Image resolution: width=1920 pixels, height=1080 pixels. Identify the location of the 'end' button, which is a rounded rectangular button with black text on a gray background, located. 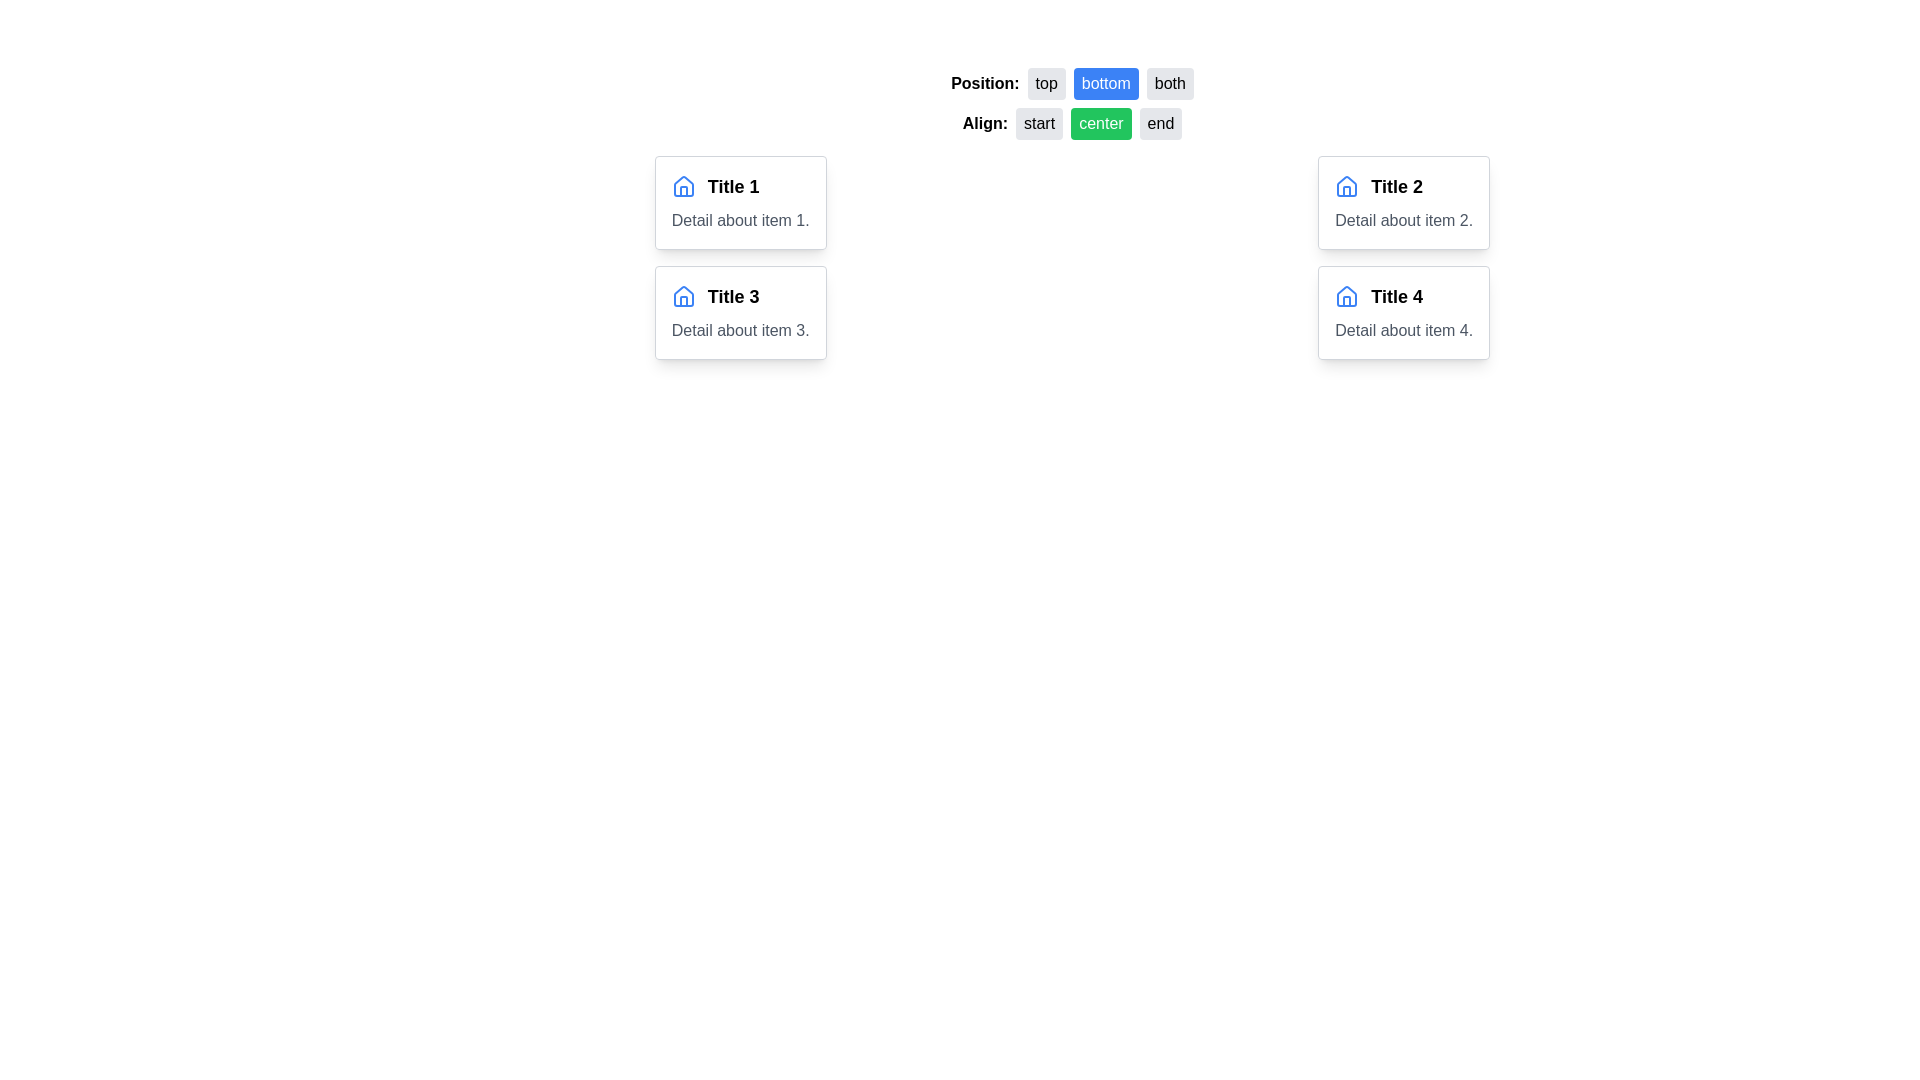
(1161, 123).